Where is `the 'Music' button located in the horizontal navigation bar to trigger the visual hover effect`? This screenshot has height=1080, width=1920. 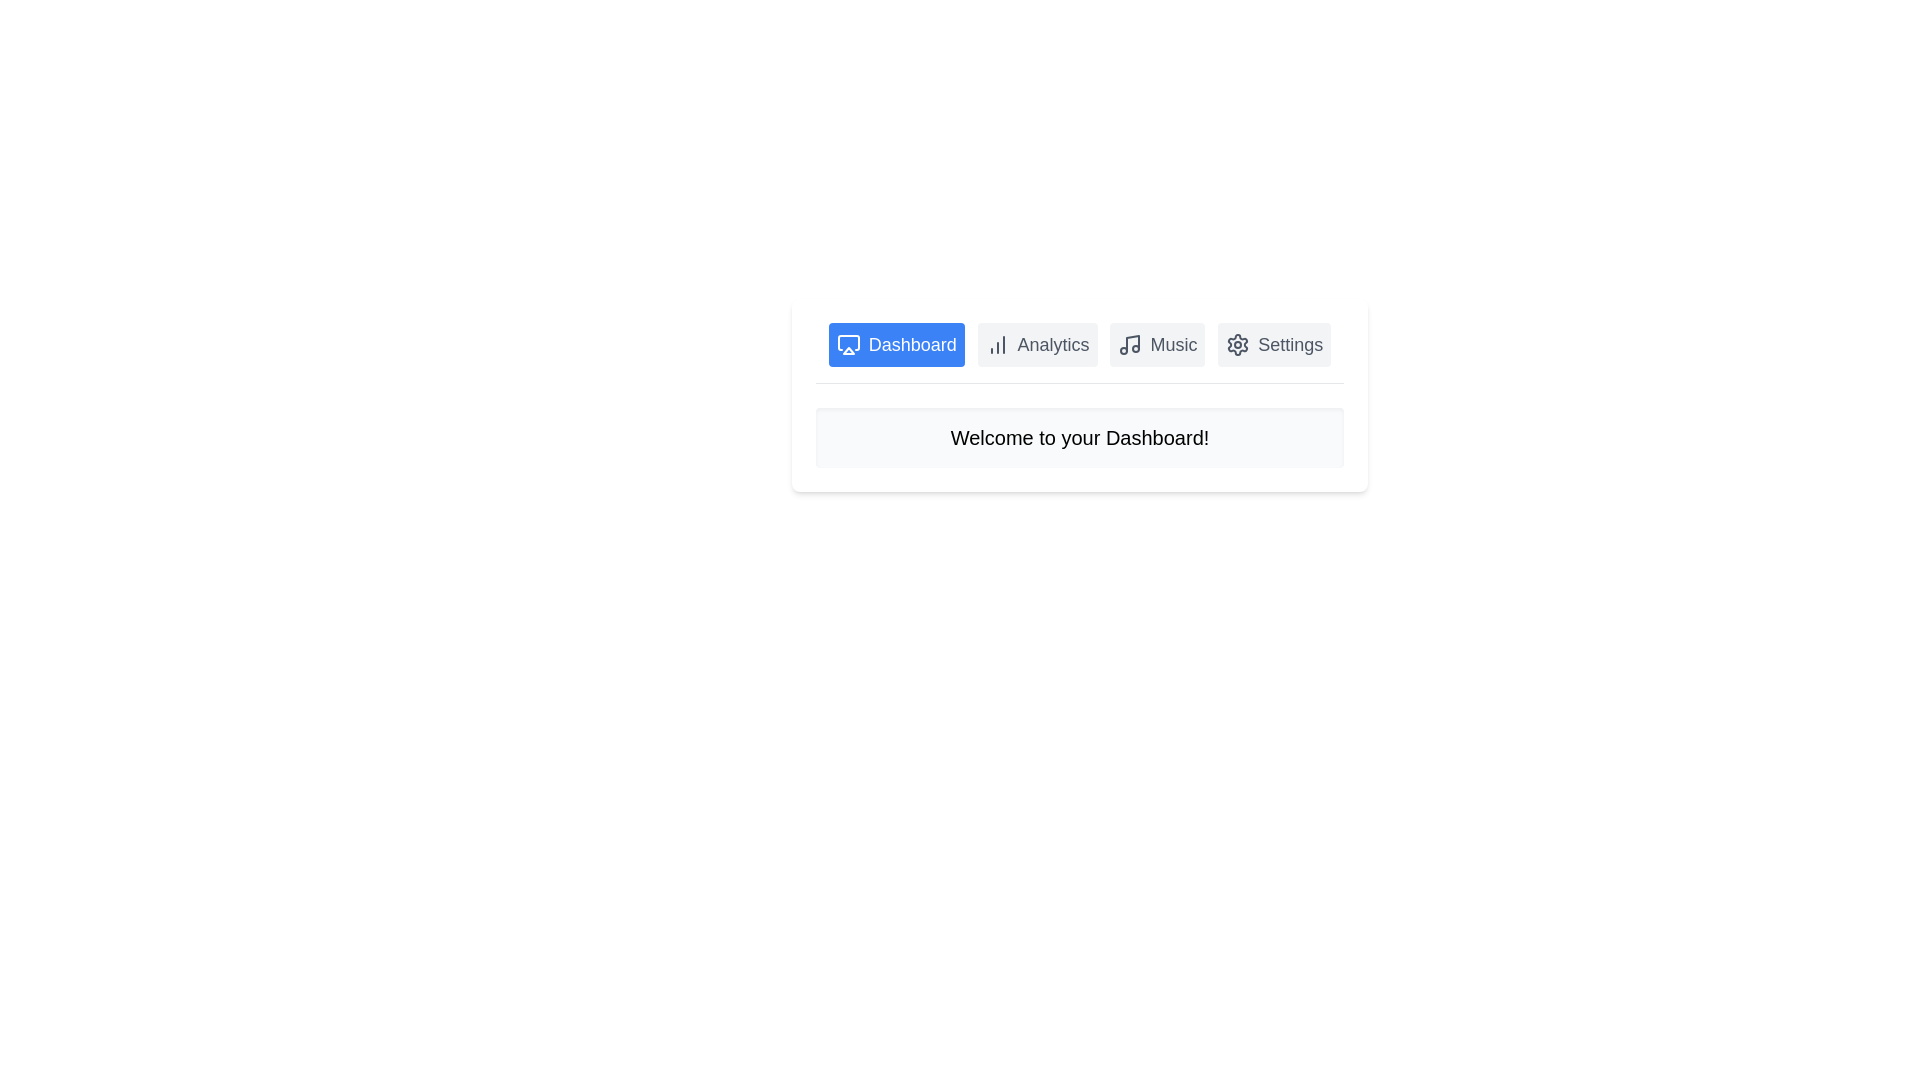
the 'Music' button located in the horizontal navigation bar to trigger the visual hover effect is located at coordinates (1157, 343).